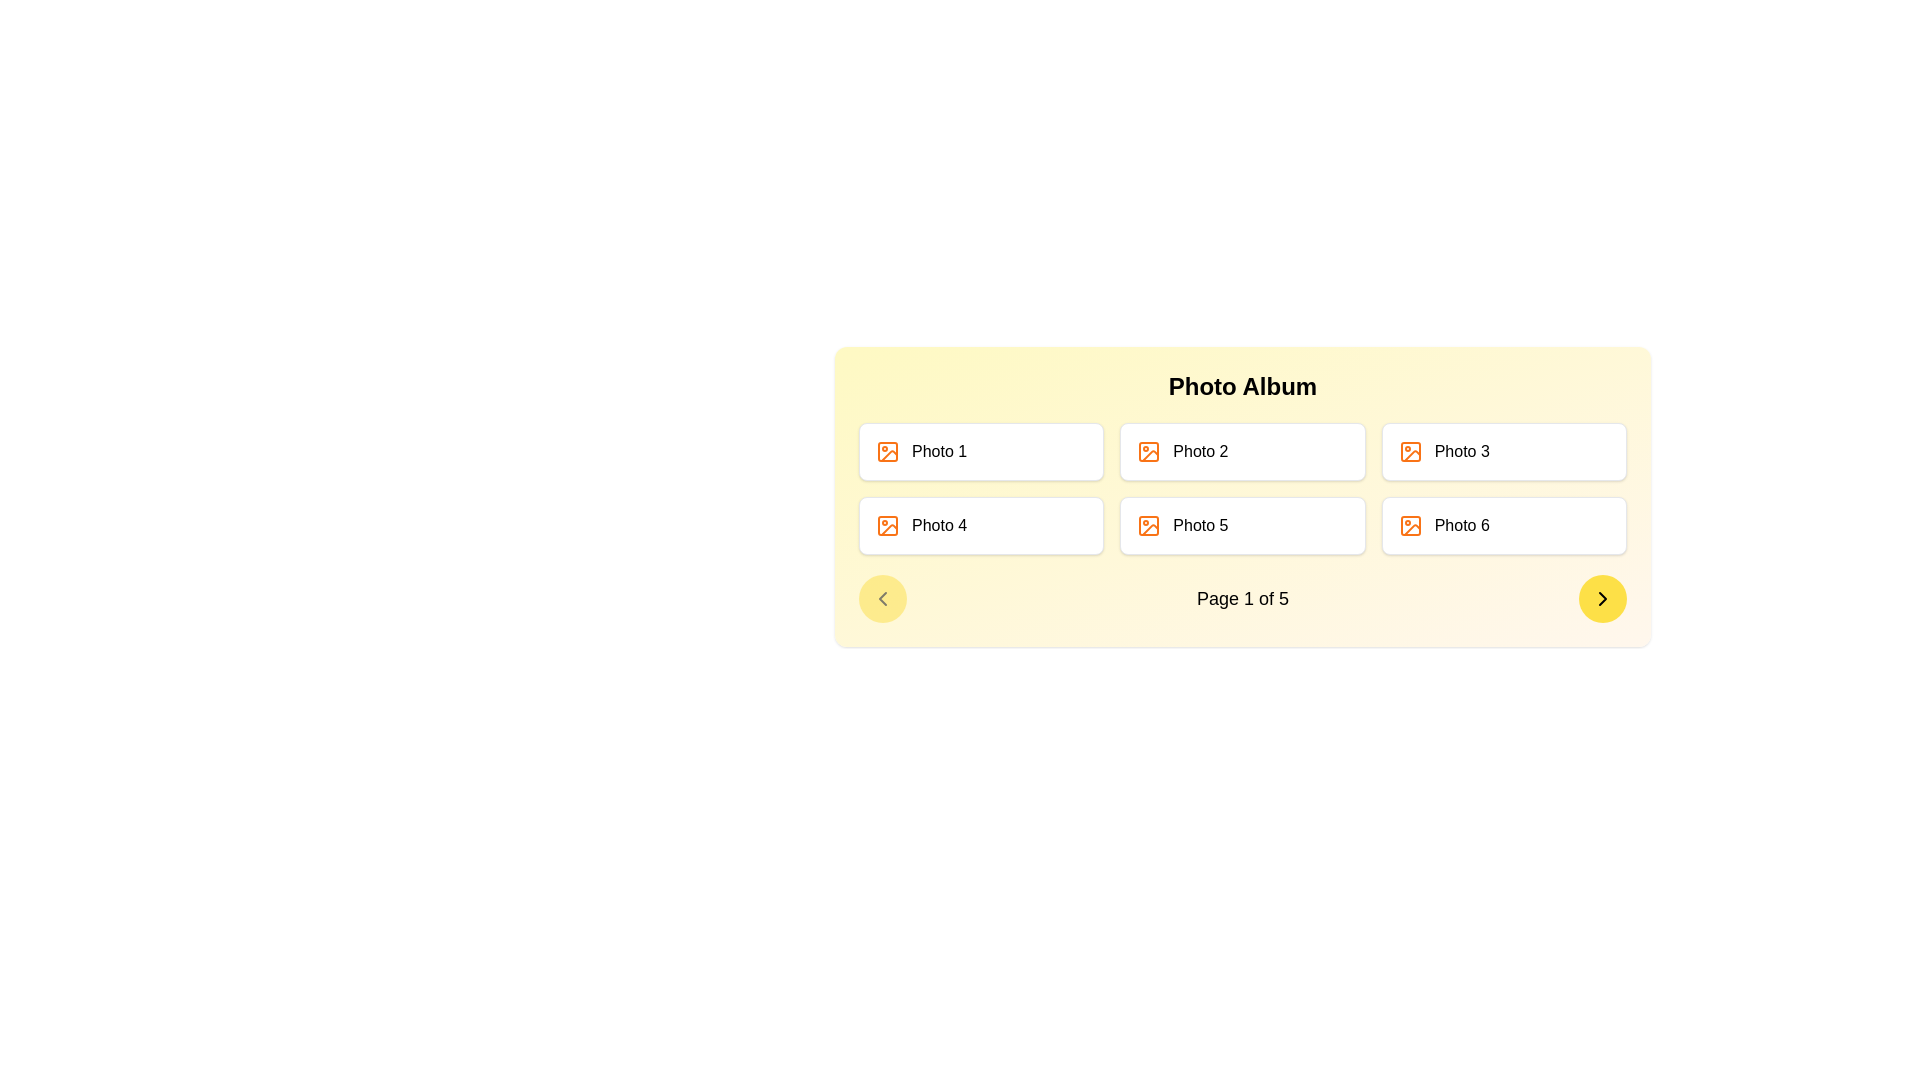 This screenshot has height=1080, width=1920. I want to click on the text label identifying 'Photo 5', so click(1200, 524).